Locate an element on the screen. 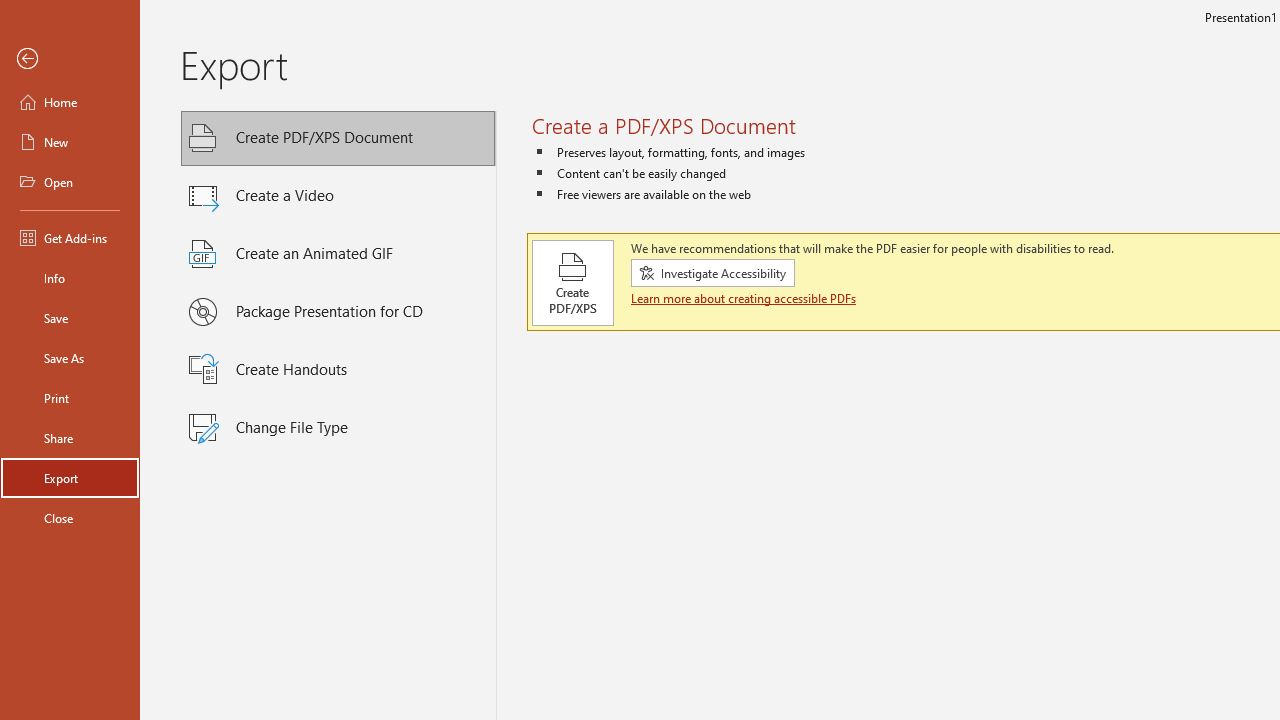 The image size is (1280, 720). 'Export' is located at coordinates (69, 478).